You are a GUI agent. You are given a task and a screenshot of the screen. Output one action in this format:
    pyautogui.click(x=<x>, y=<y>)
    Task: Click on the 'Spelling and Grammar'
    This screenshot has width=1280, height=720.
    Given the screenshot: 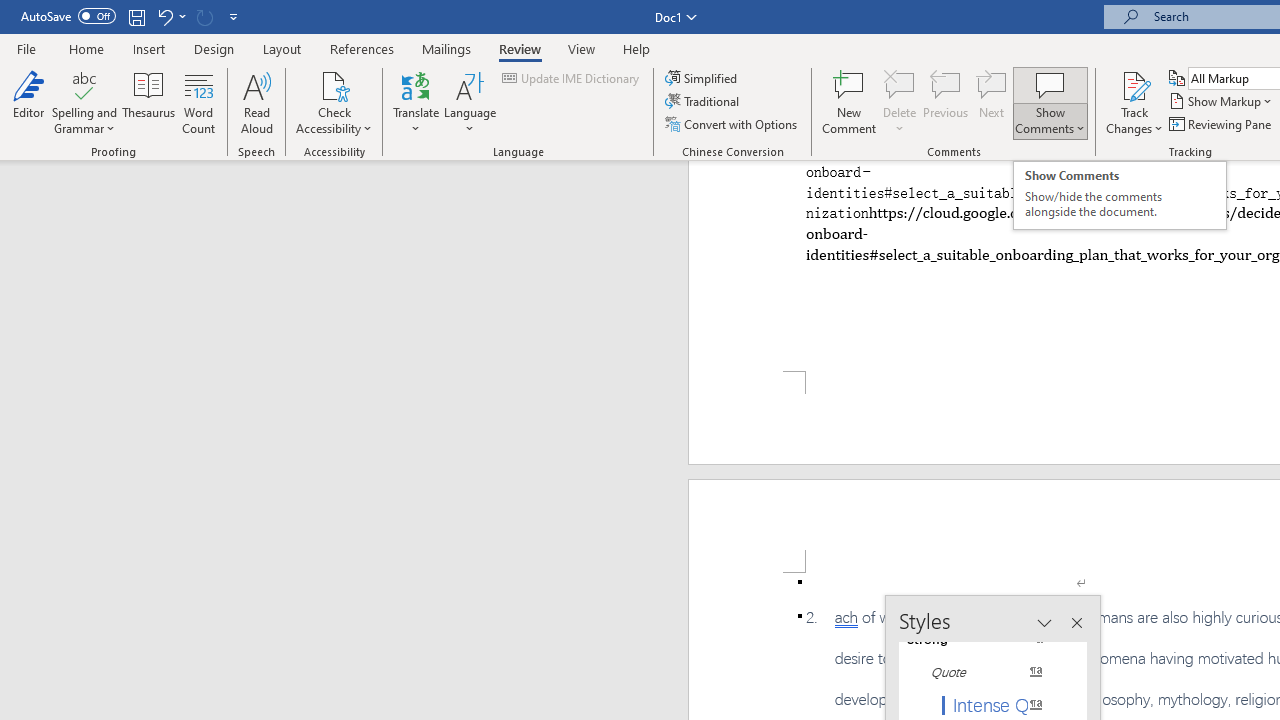 What is the action you would take?
    pyautogui.click(x=84, y=84)
    